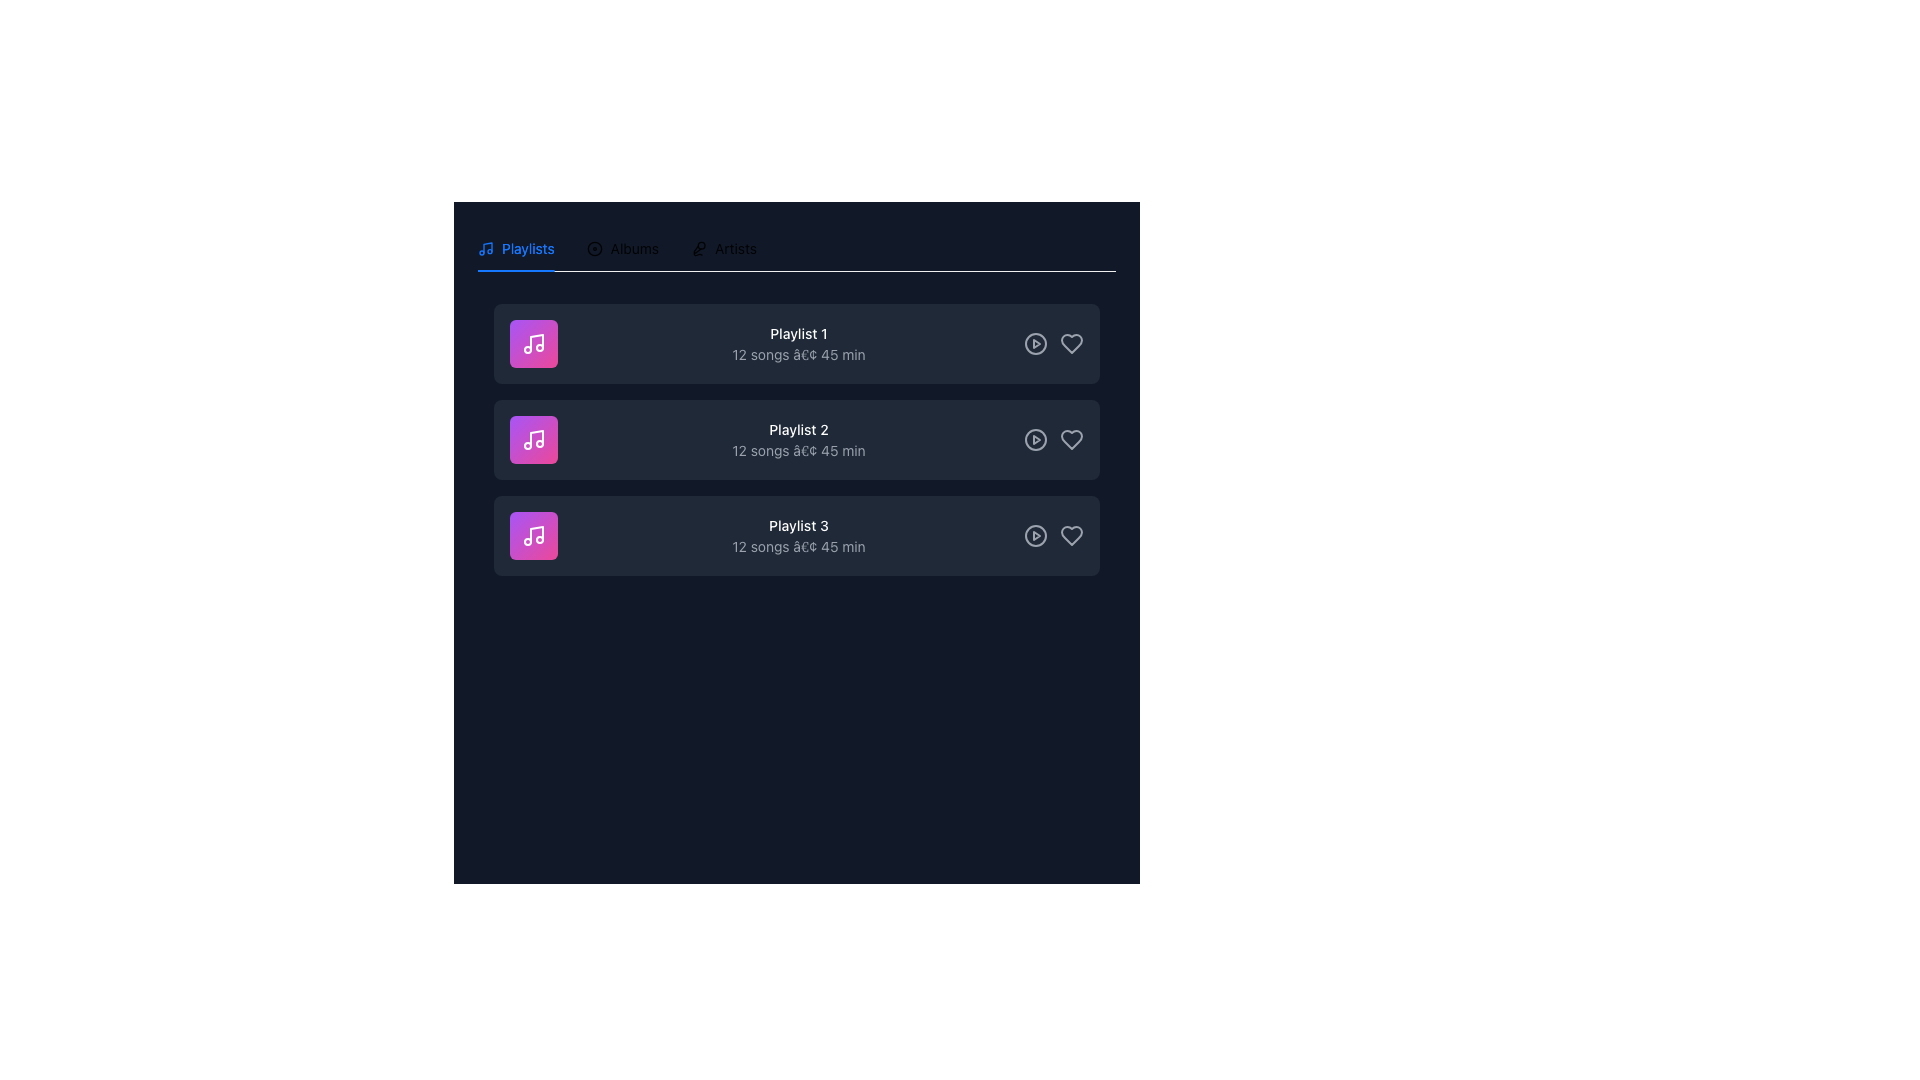  What do you see at coordinates (621, 248) in the screenshot?
I see `the 'Albums' navigation tab located` at bounding box center [621, 248].